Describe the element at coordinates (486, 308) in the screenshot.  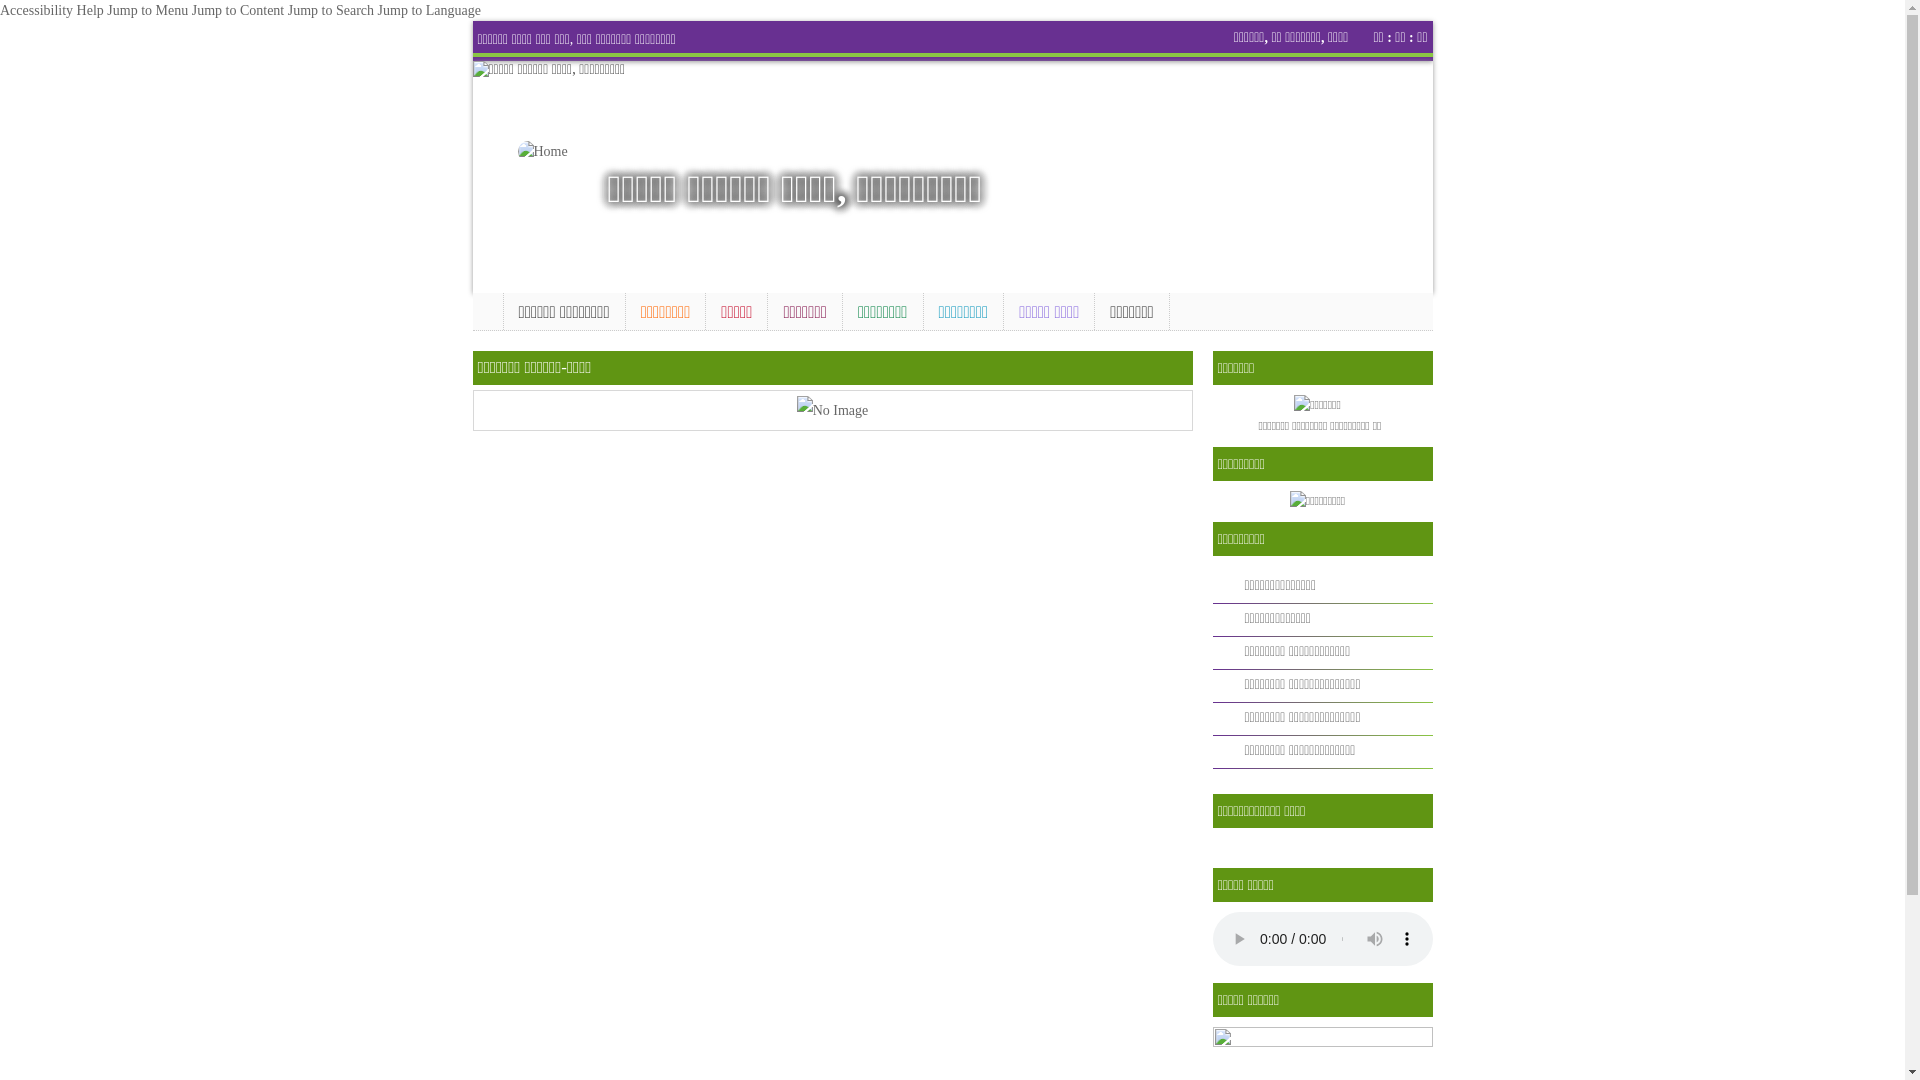
I see `'Home'` at that location.